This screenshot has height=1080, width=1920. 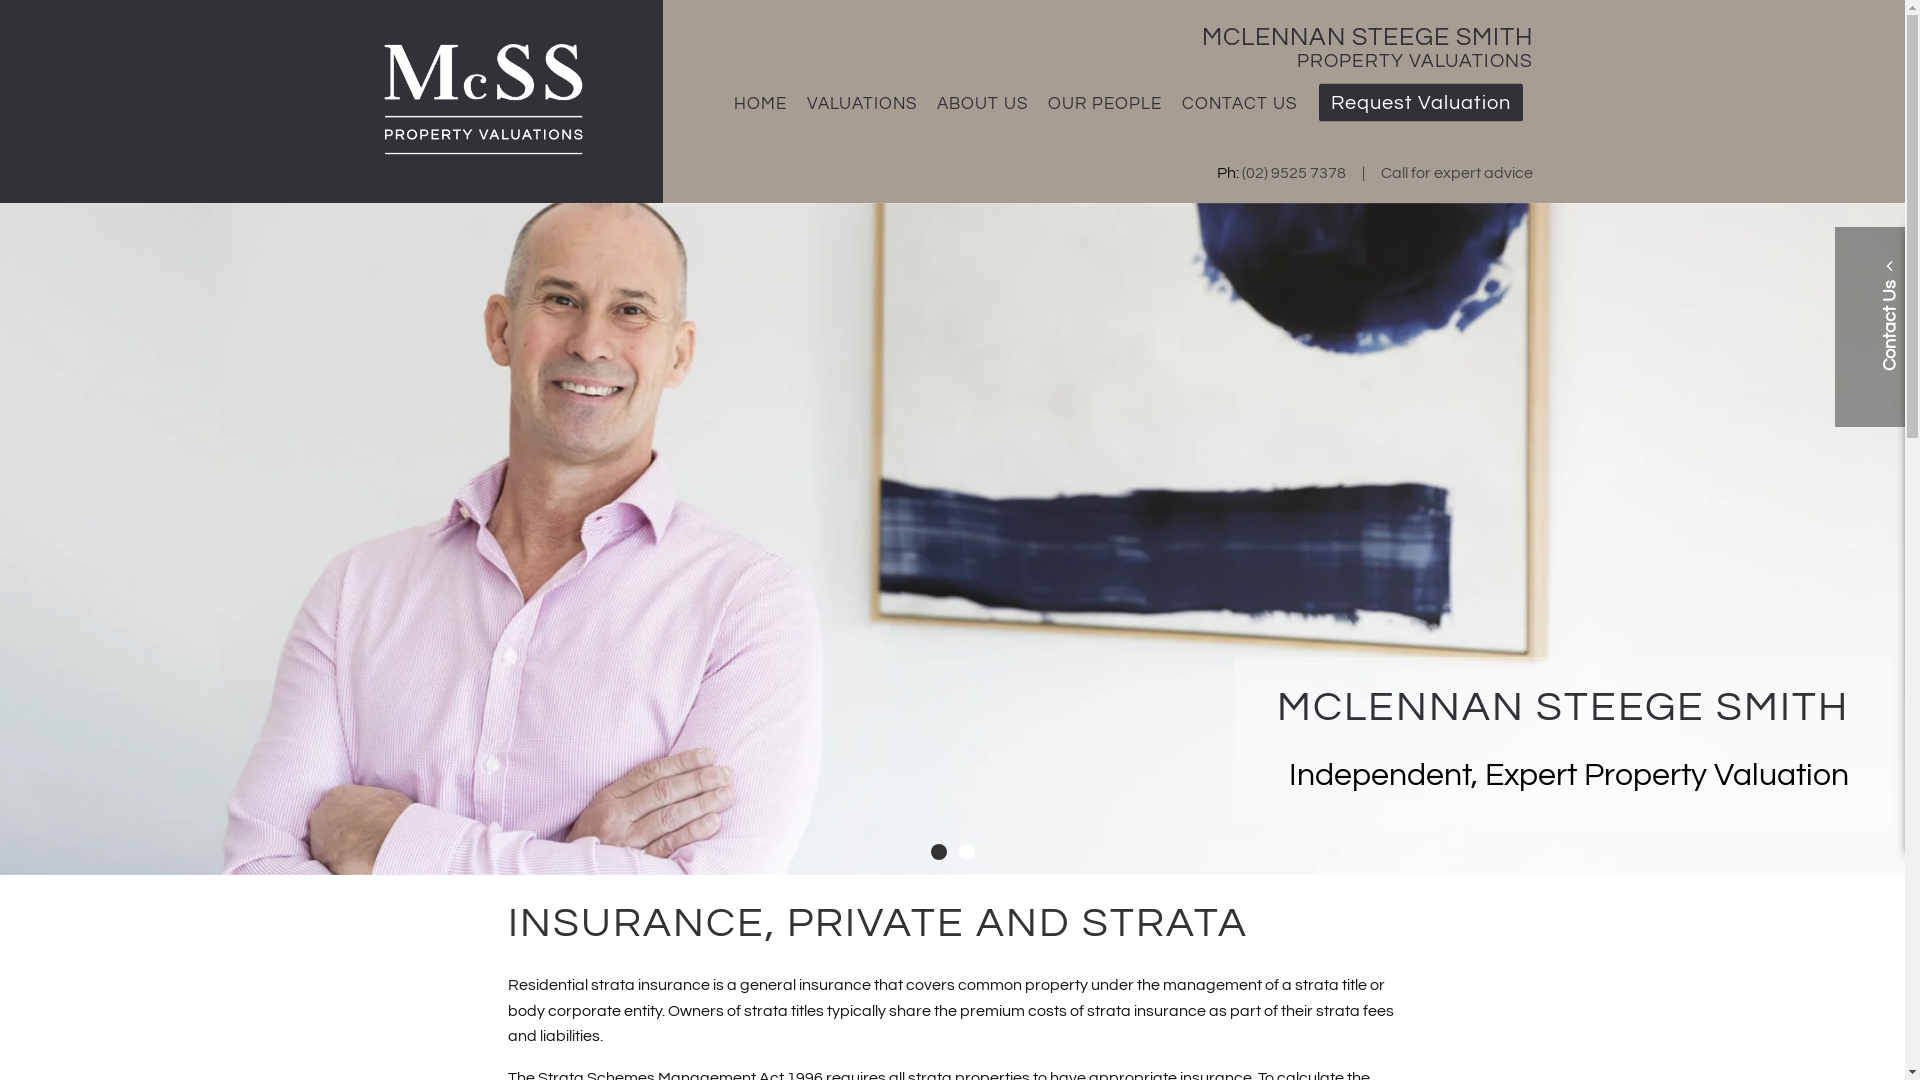 I want to click on 'CONTACT US', so click(x=1238, y=104).